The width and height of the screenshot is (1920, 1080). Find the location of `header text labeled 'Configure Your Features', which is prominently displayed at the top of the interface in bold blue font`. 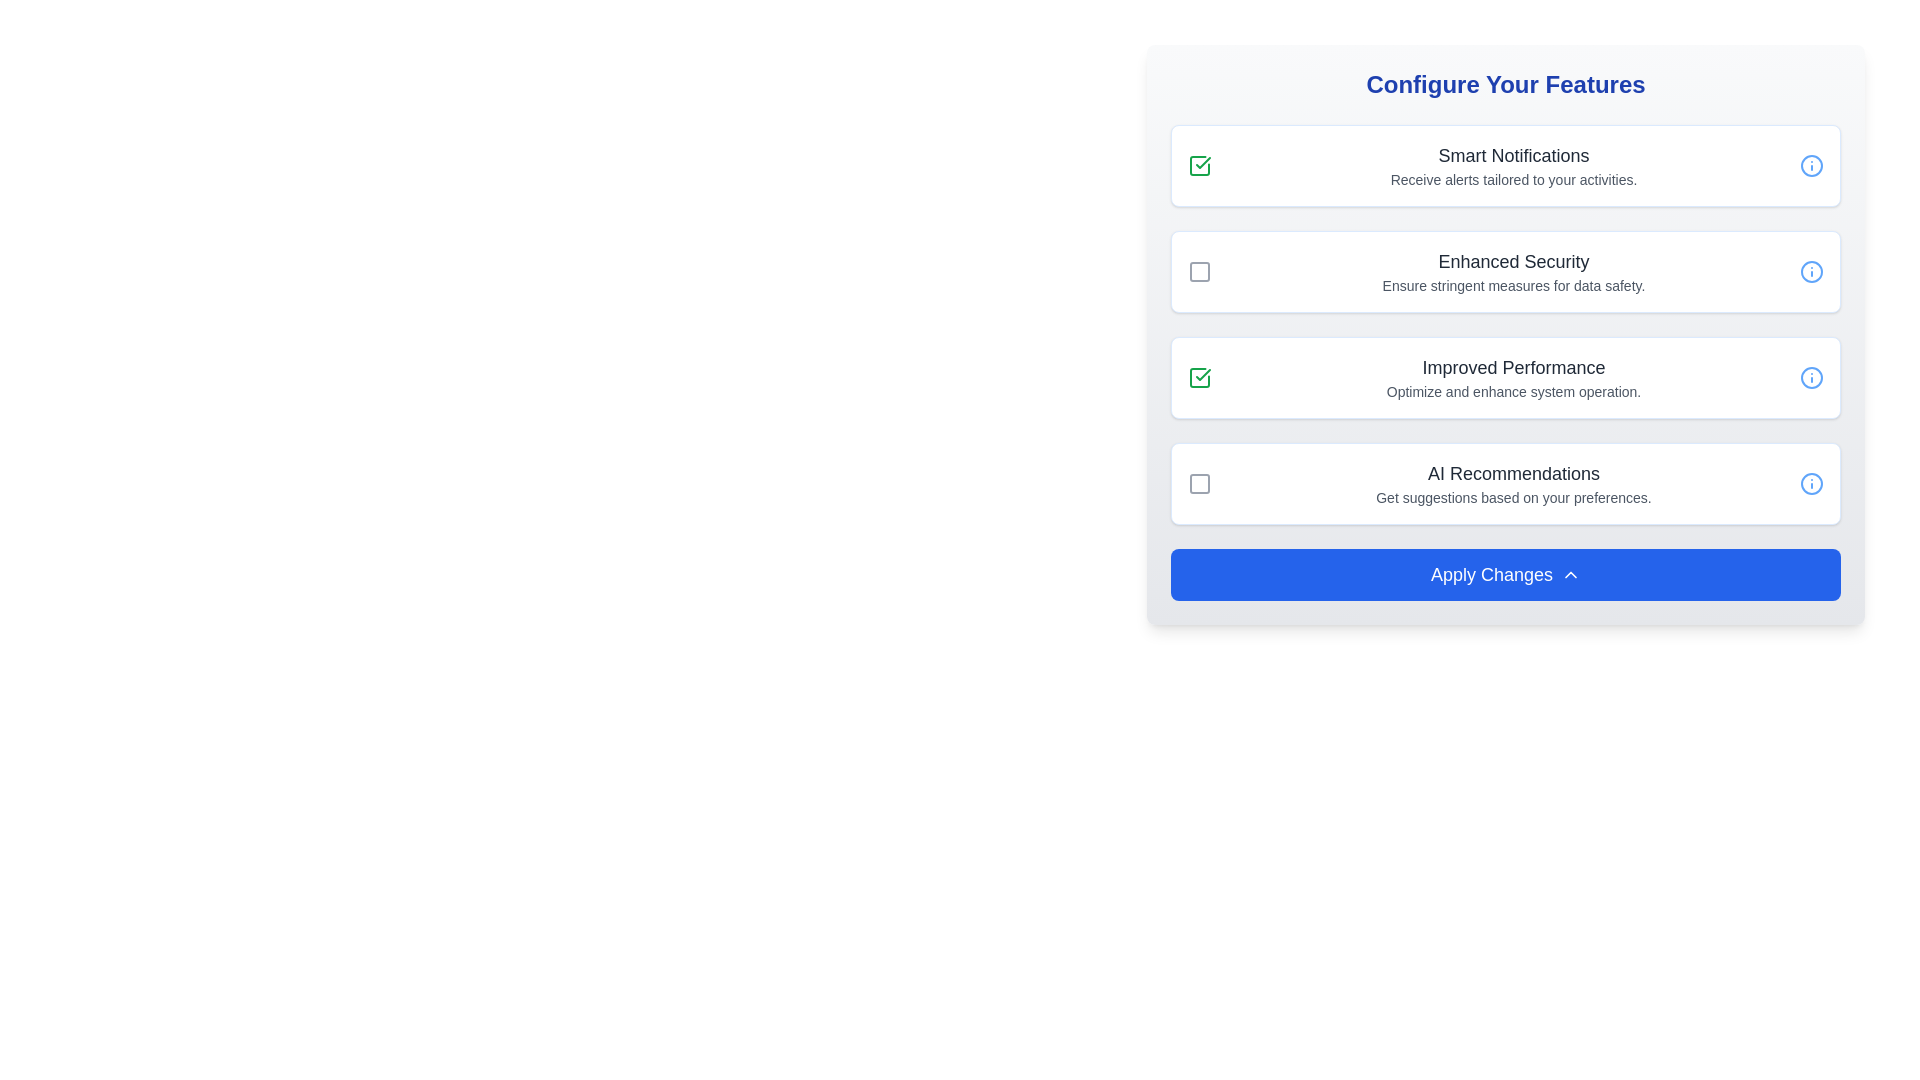

header text labeled 'Configure Your Features', which is prominently displayed at the top of the interface in bold blue font is located at coordinates (1506, 83).